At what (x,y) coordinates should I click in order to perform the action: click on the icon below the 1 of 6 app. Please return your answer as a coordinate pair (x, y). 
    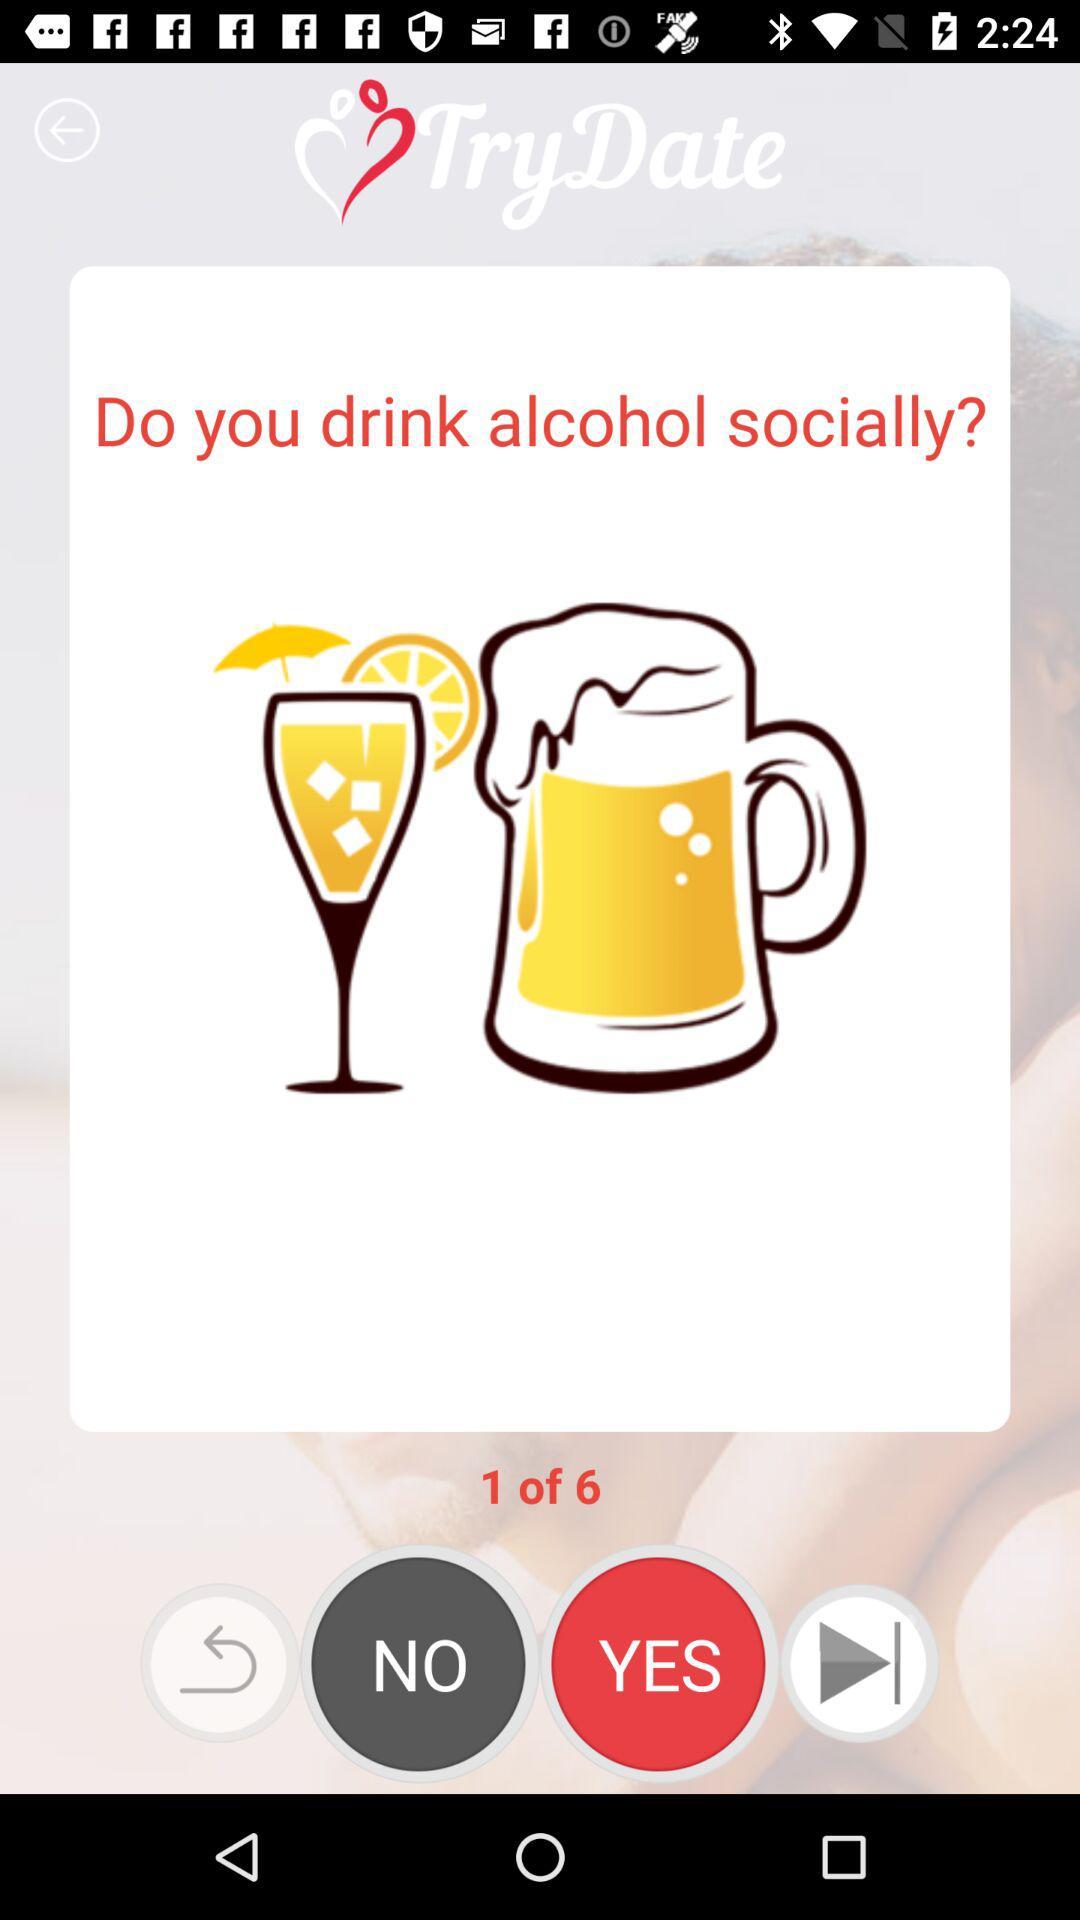
    Looking at the image, I should click on (419, 1663).